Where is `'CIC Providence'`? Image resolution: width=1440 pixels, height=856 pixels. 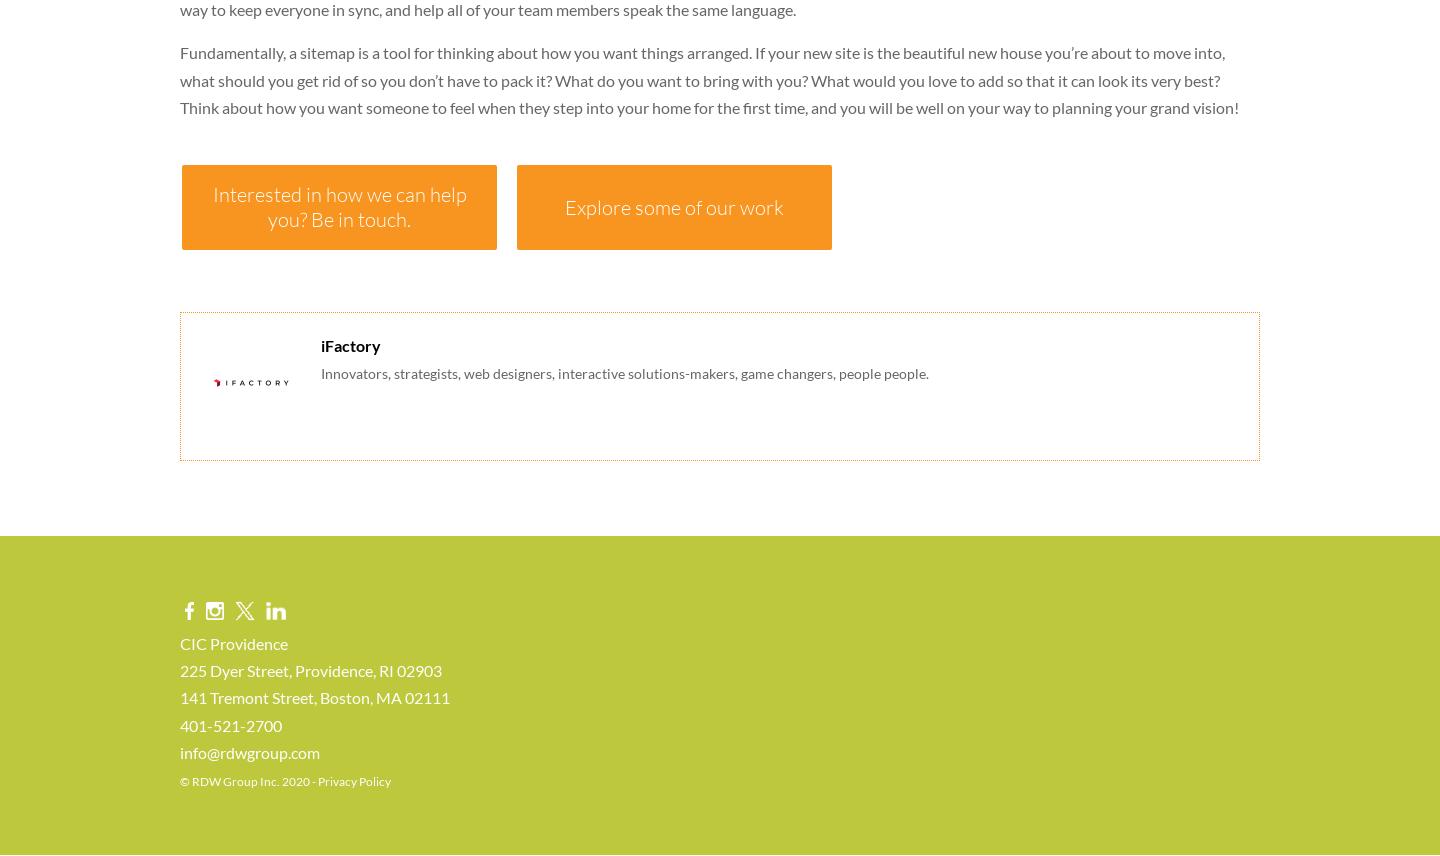
'CIC Providence' is located at coordinates (234, 643).